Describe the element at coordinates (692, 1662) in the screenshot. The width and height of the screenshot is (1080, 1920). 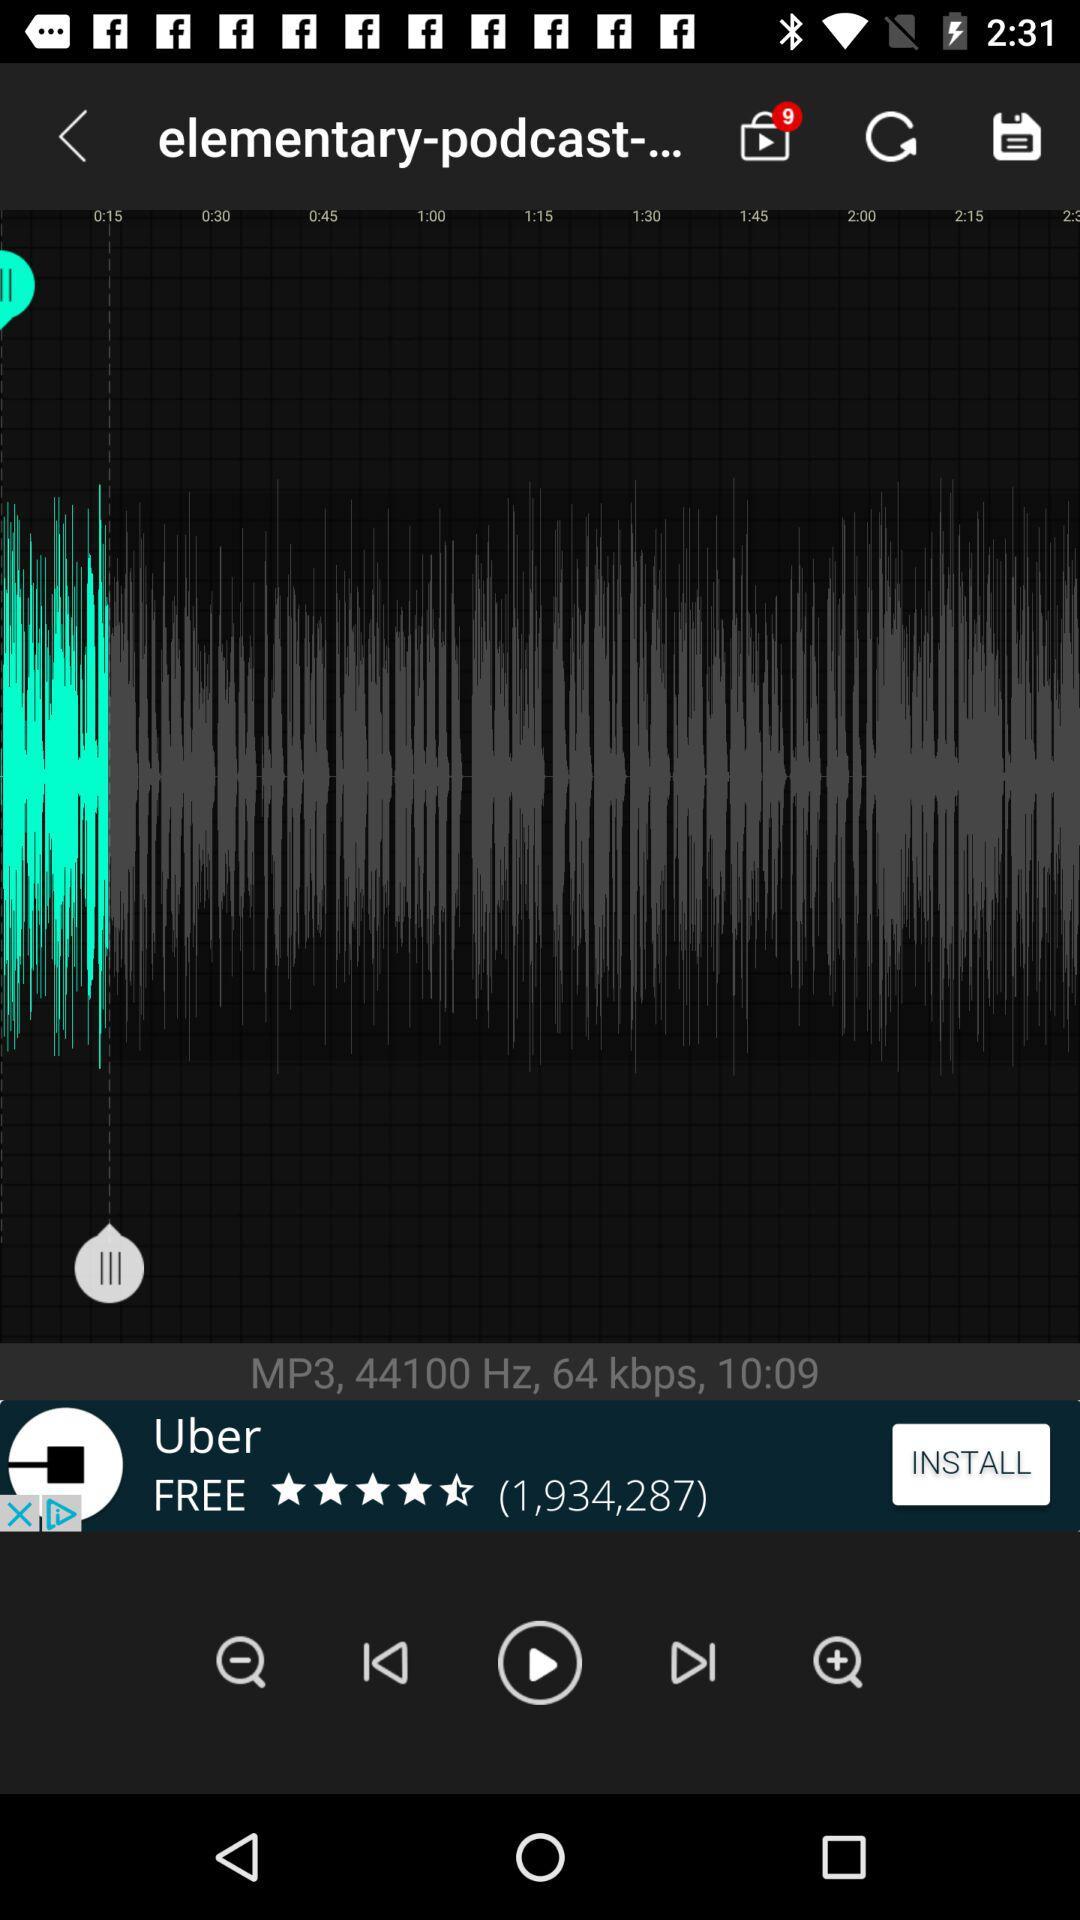
I see `fast forward` at that location.